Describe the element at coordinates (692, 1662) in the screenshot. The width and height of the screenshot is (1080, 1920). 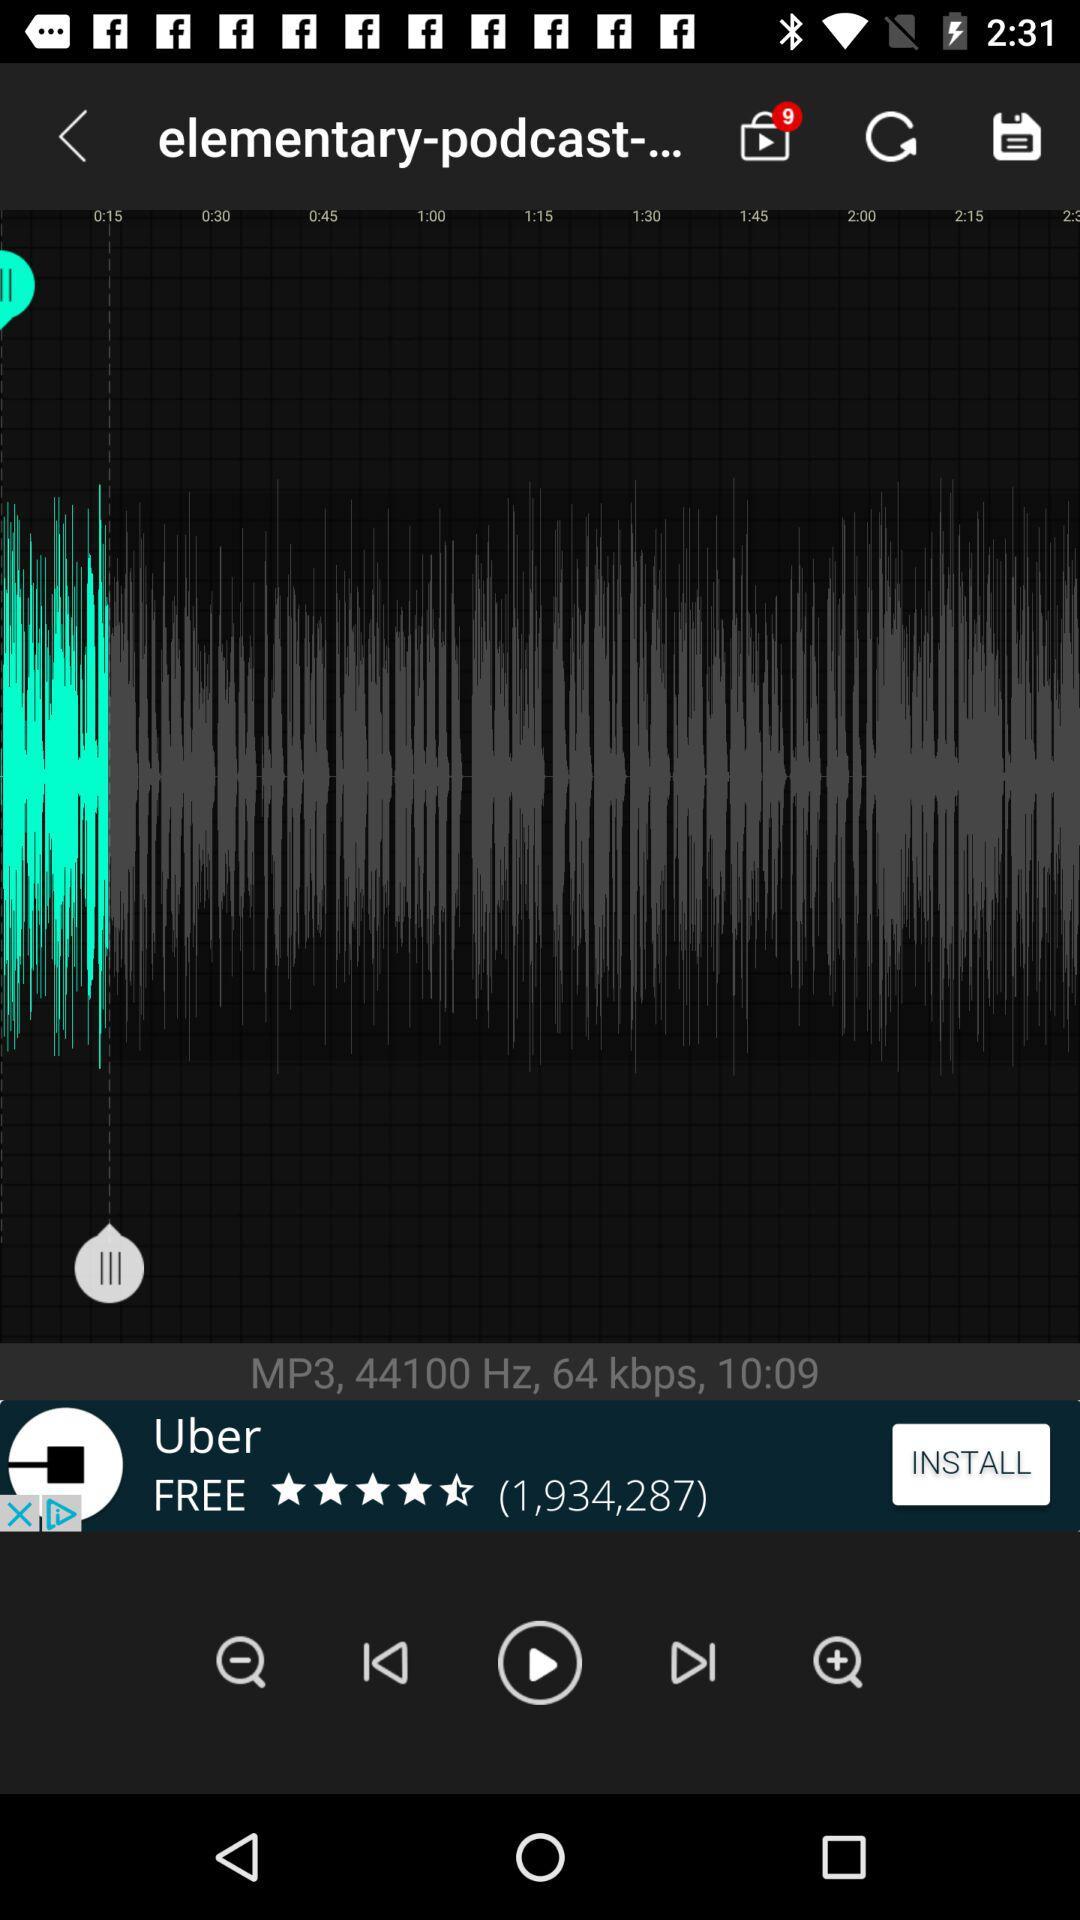
I see `fast forward` at that location.